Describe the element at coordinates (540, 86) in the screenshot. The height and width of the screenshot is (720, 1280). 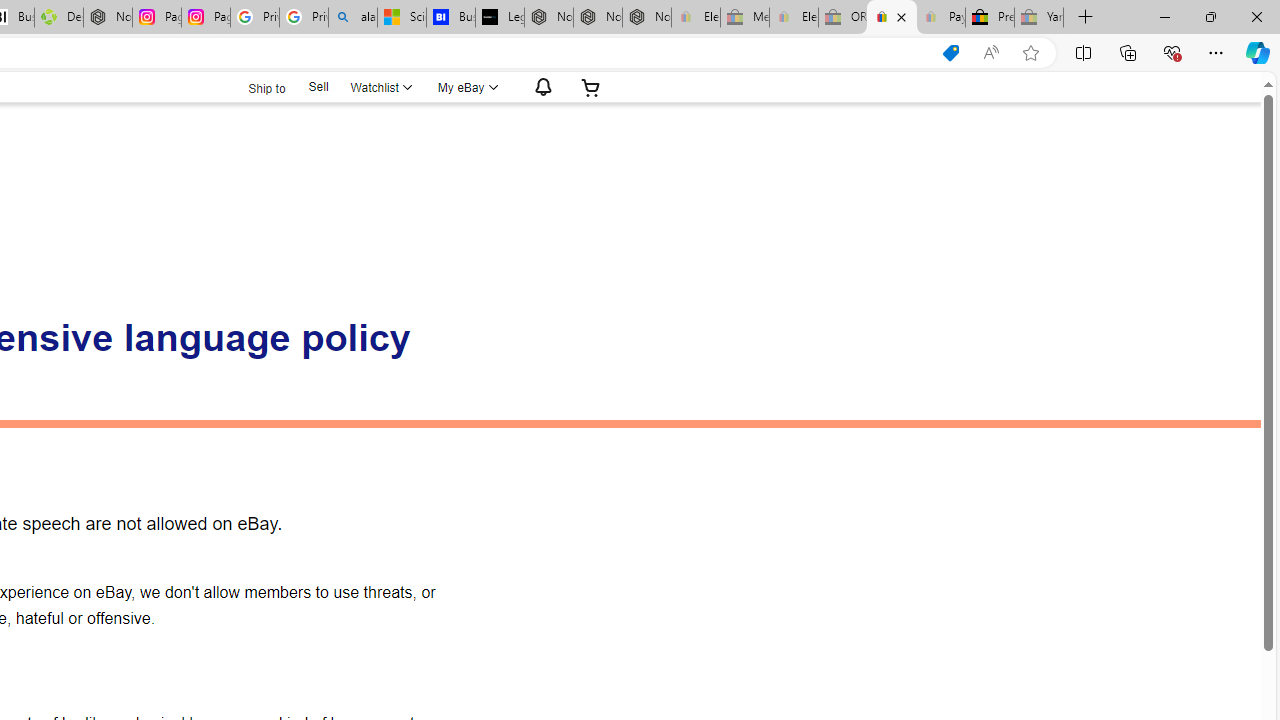
I see `'AutomationID: gh-eb-Alerts'` at that location.